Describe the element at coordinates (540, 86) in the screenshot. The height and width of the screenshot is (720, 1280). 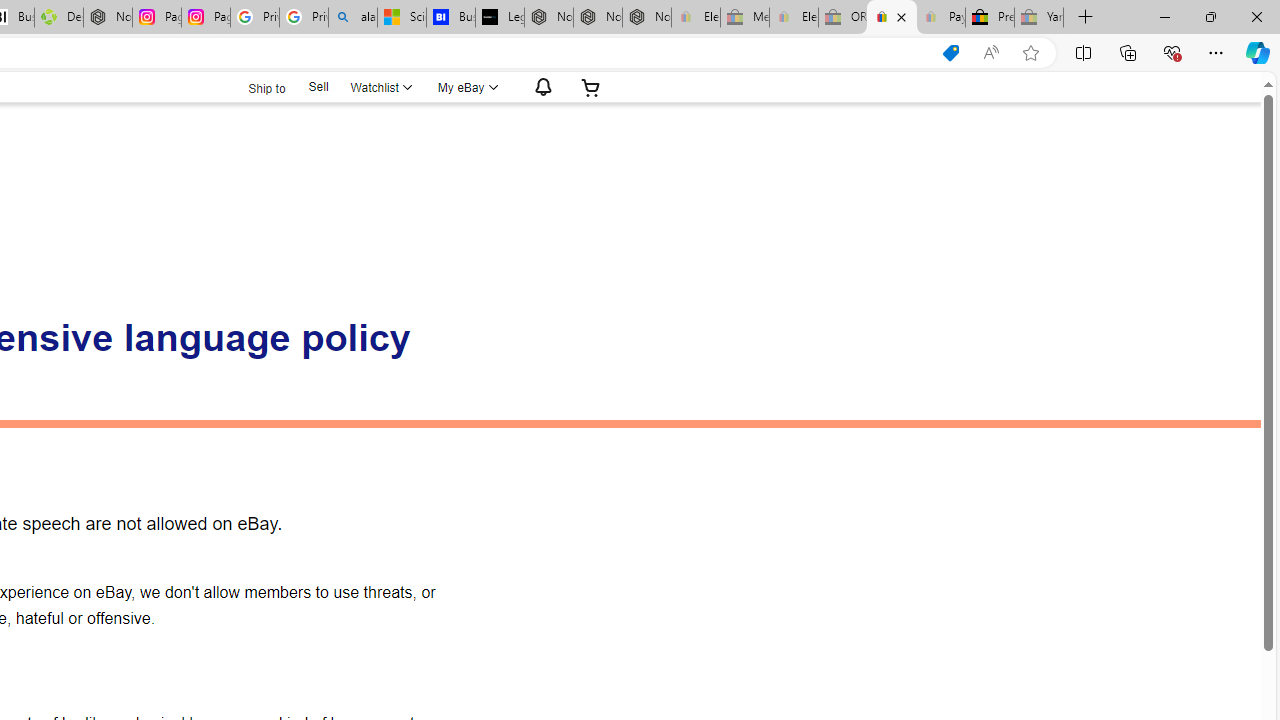
I see `'AutomationID: gh-eb-Alerts'` at that location.